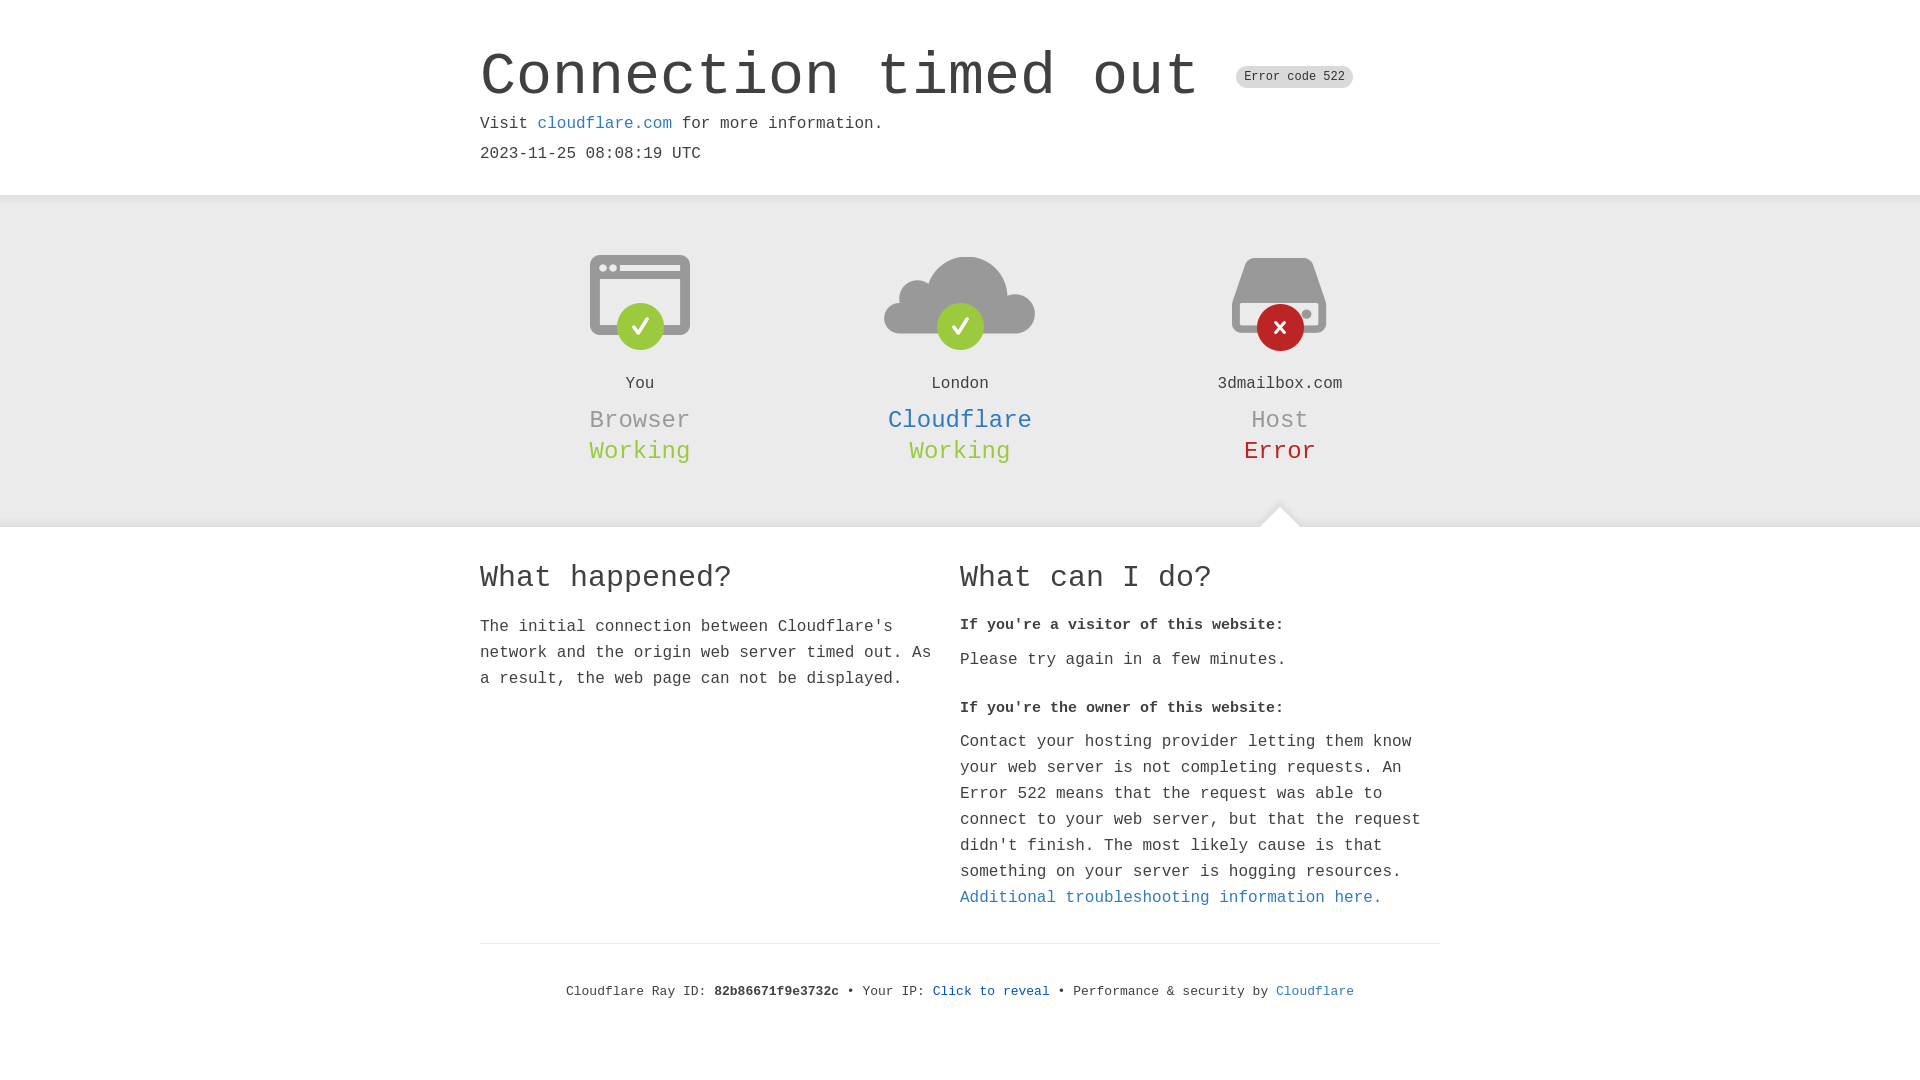 The width and height of the screenshot is (1920, 1080). What do you see at coordinates (603, 123) in the screenshot?
I see `'cloudflare.com'` at bounding box center [603, 123].